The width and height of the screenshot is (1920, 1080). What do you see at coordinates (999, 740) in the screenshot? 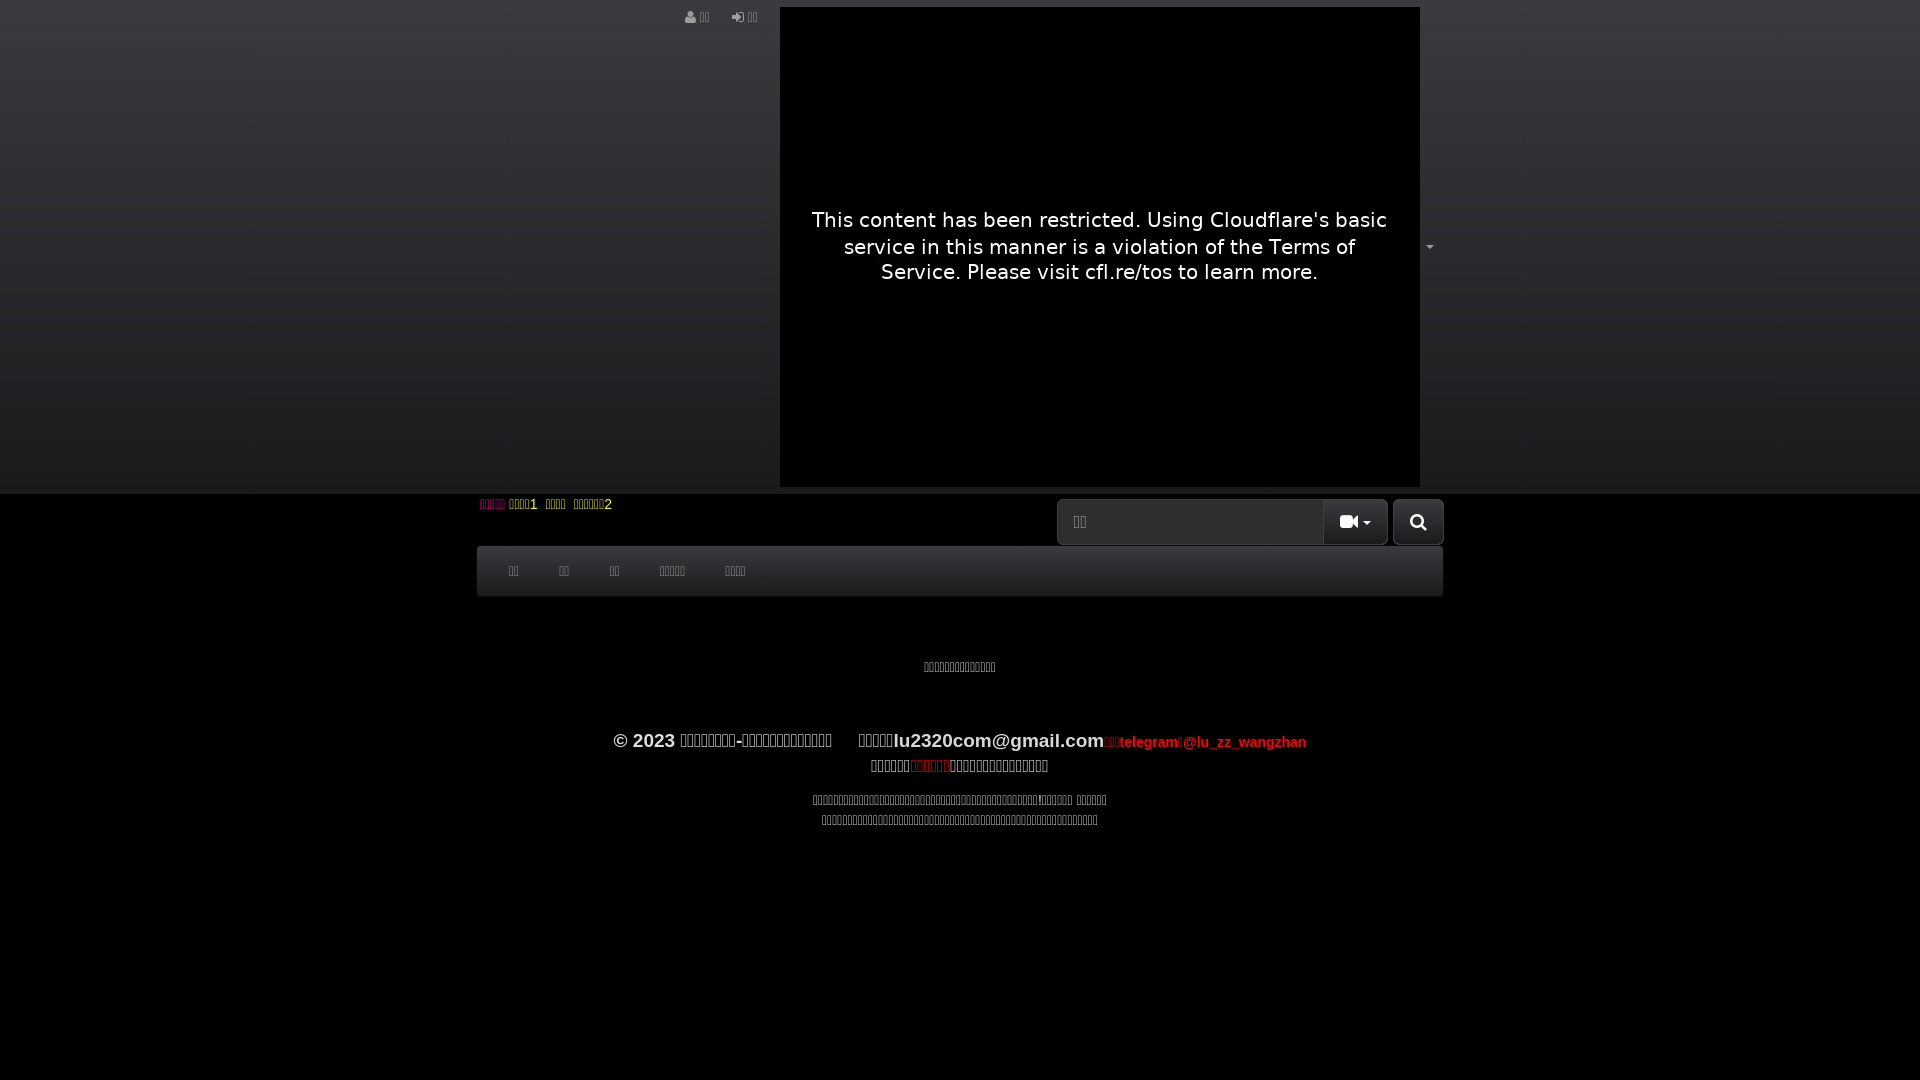
I see `'lu2320com@gmail.com'` at bounding box center [999, 740].